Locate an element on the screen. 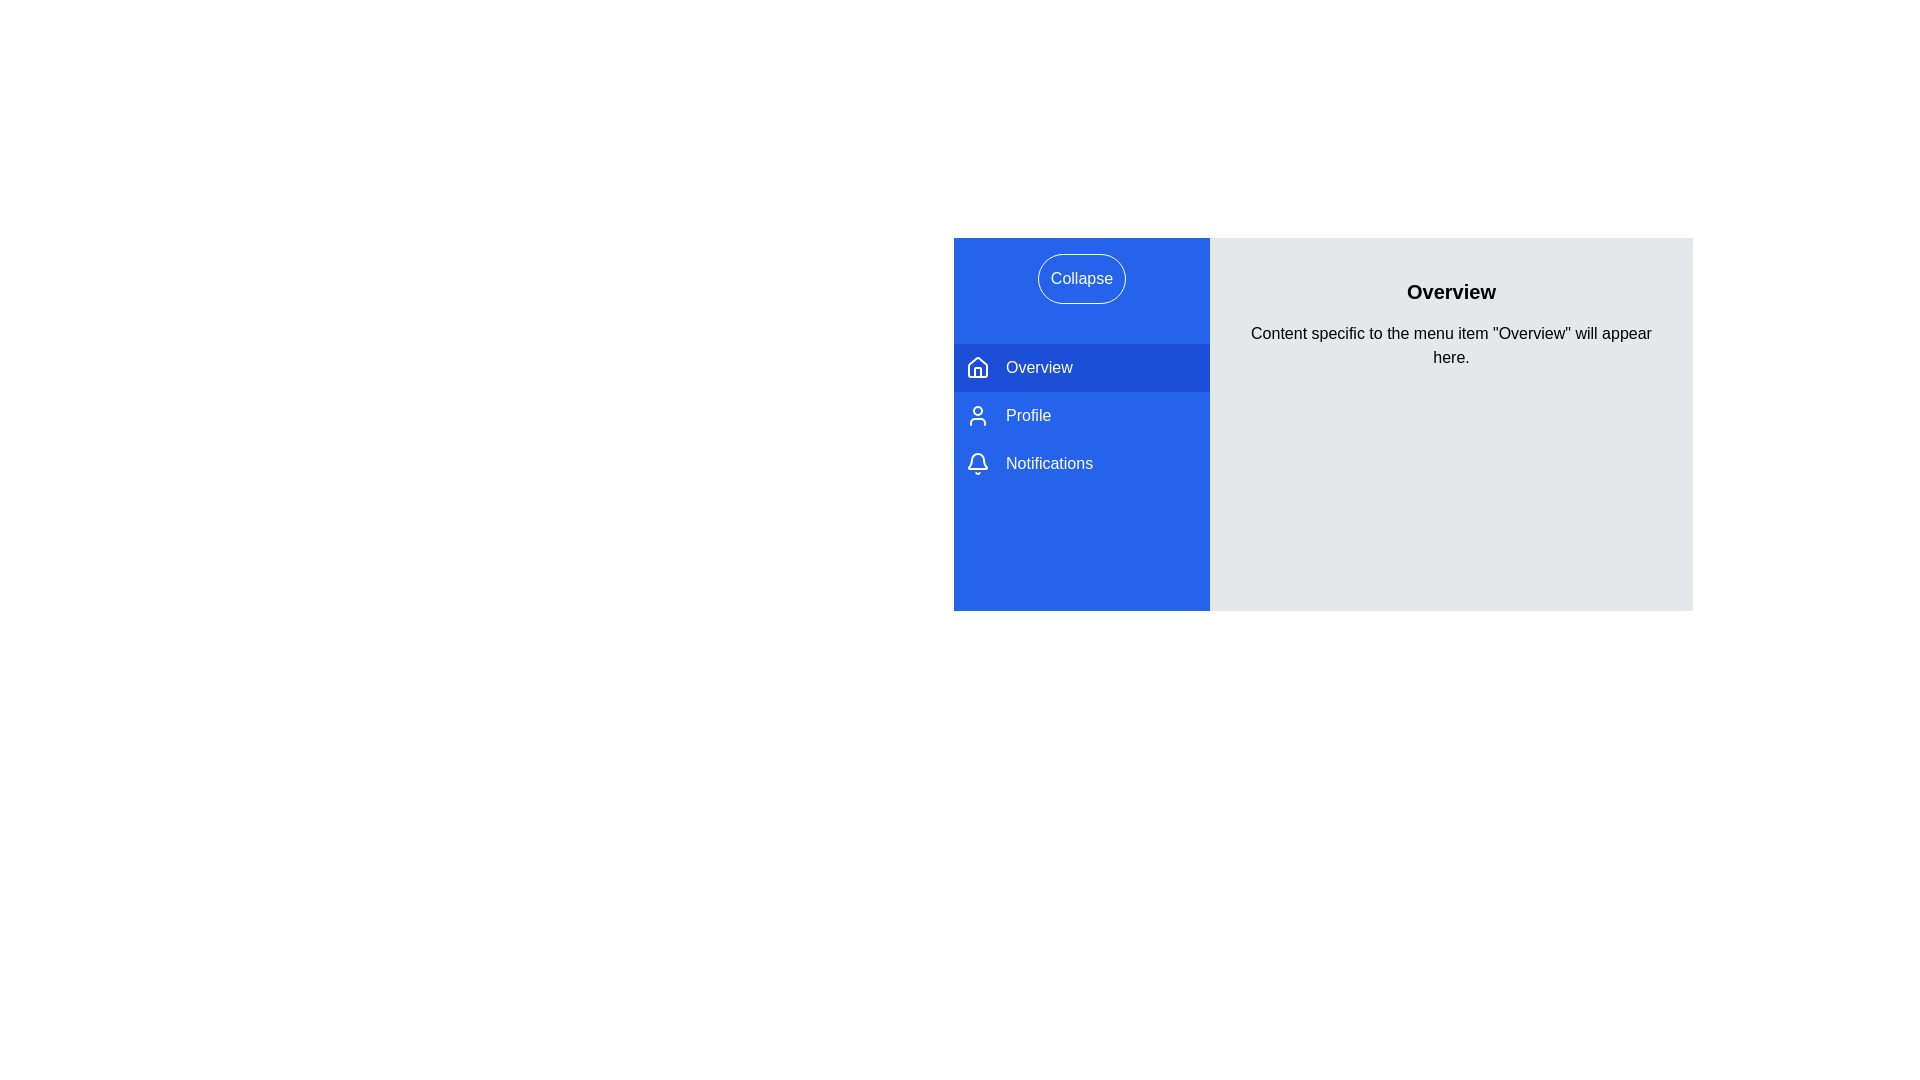 The width and height of the screenshot is (1920, 1080). the small, house-shaped icon with blue and white accents located in the vertical navigation bar next to the 'Overview' text is located at coordinates (978, 366).